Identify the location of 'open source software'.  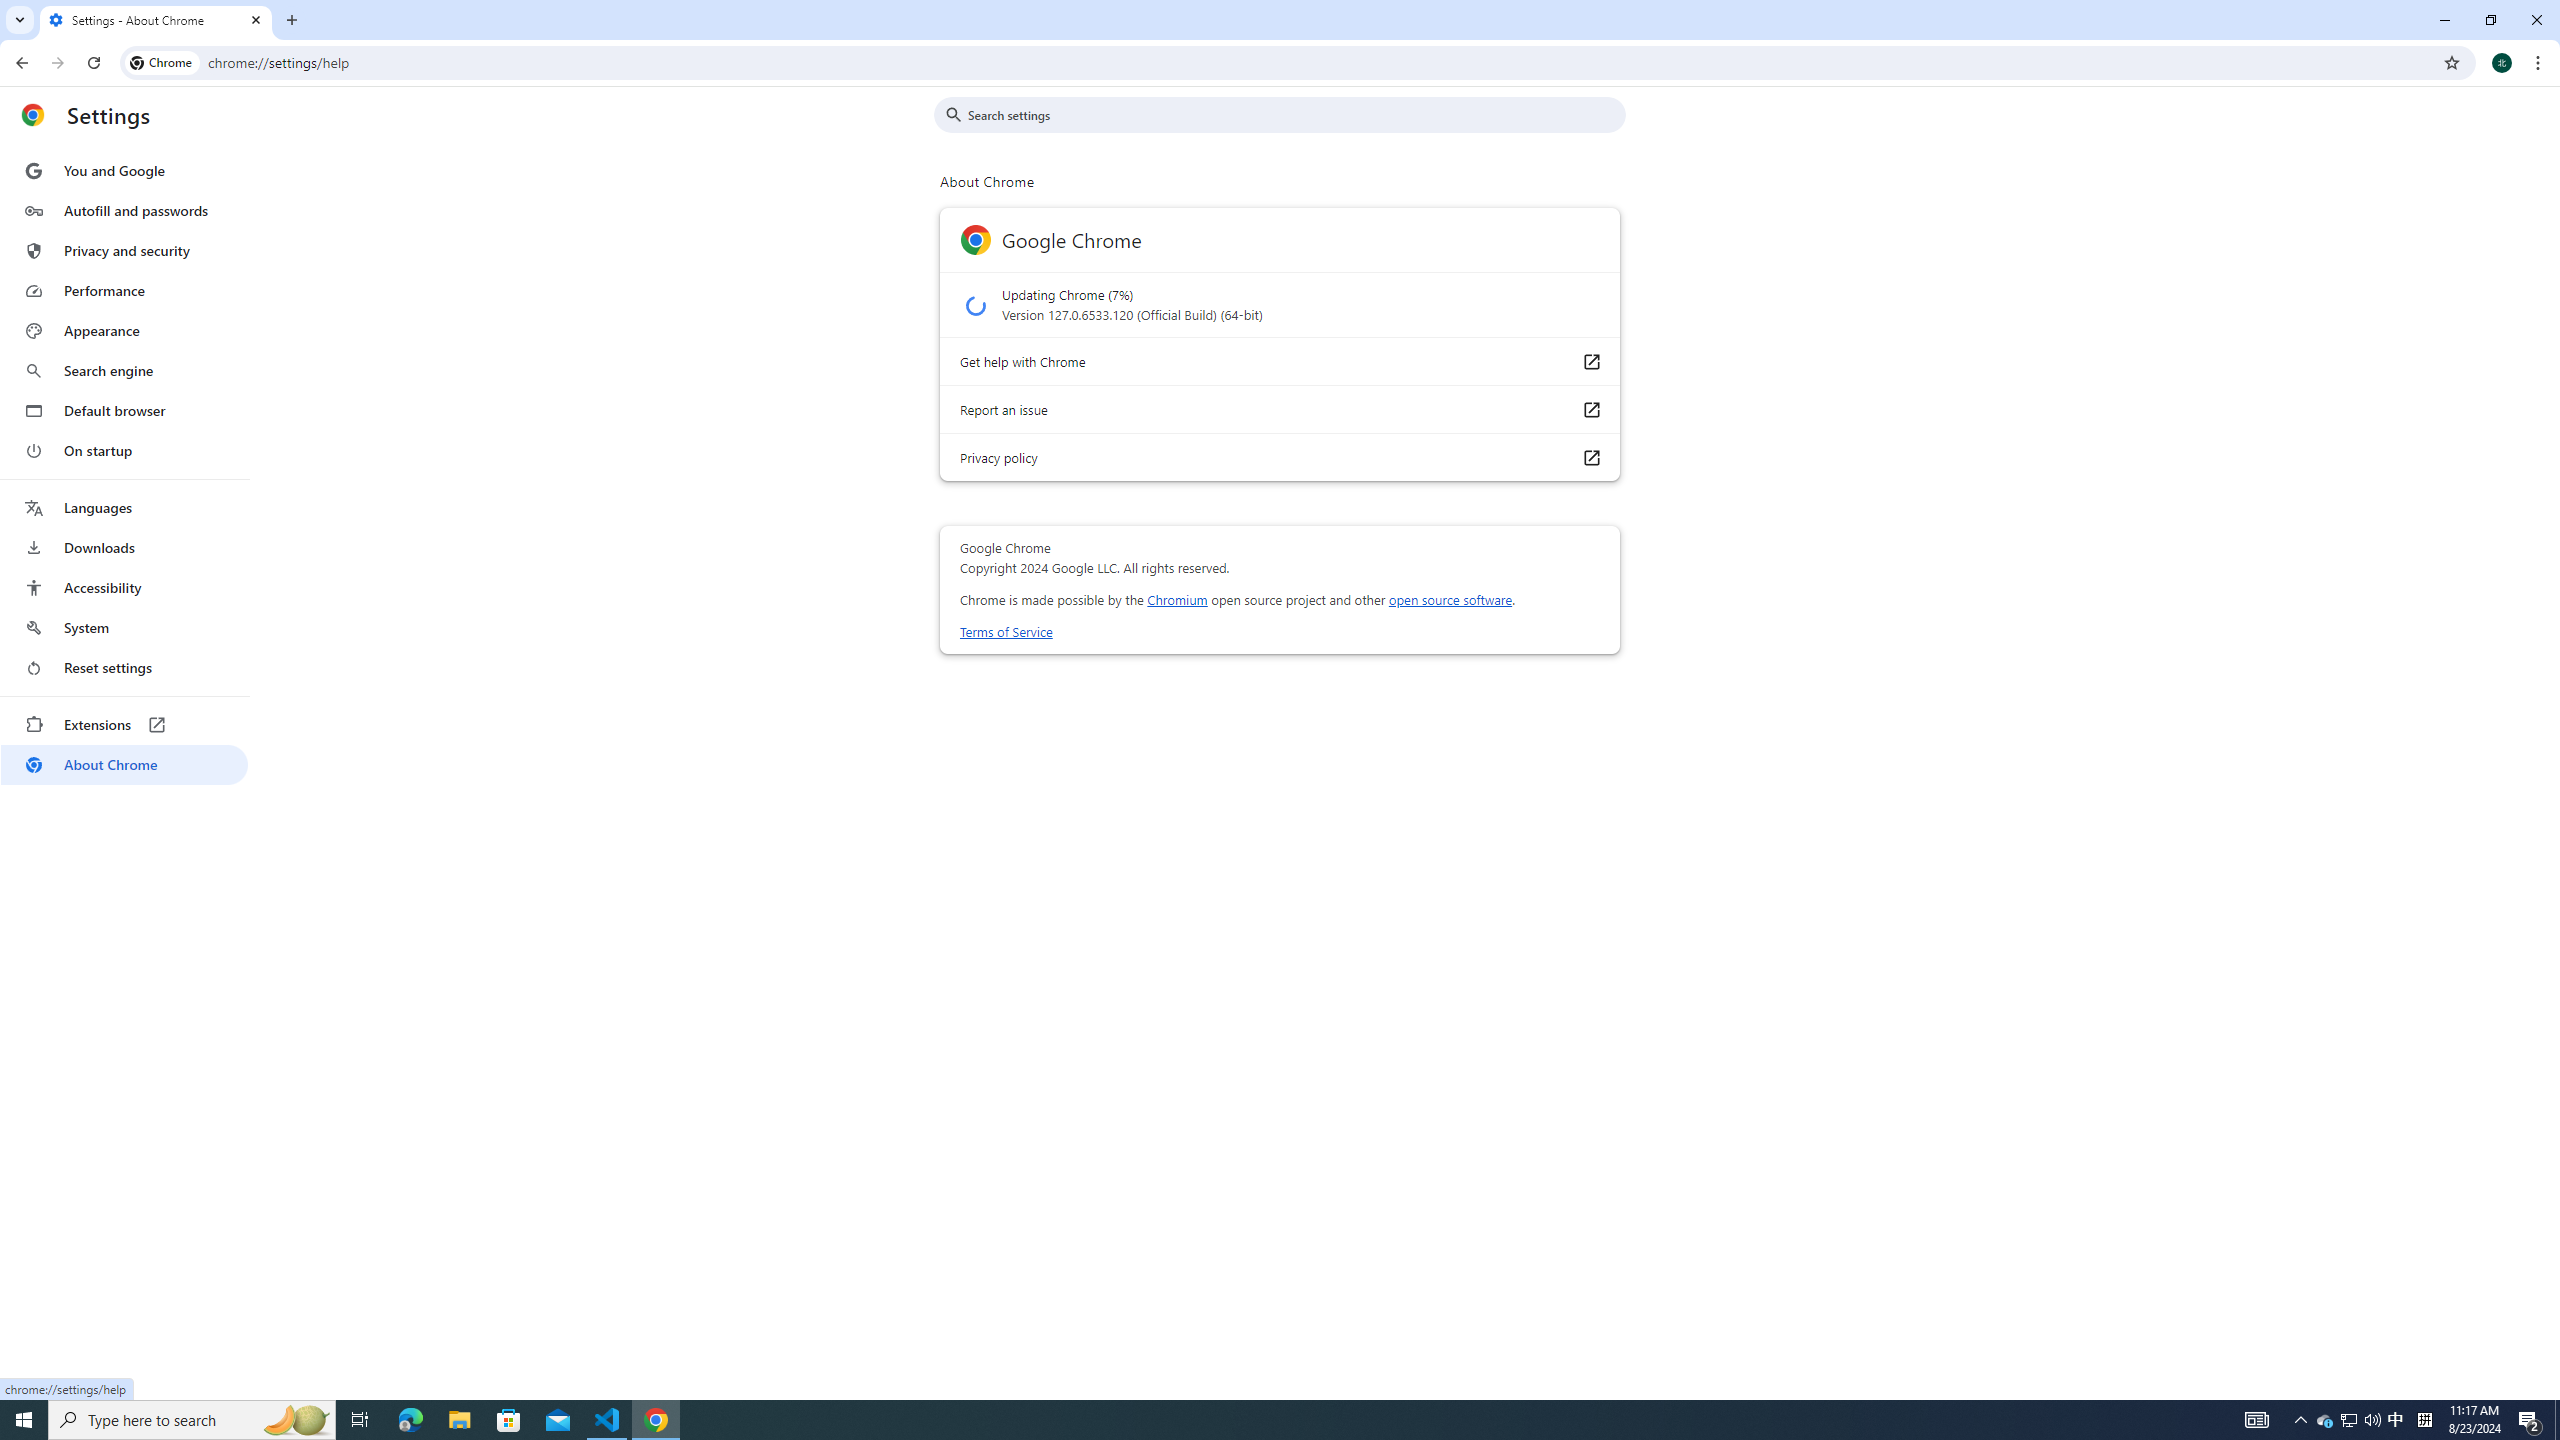
(1450, 598).